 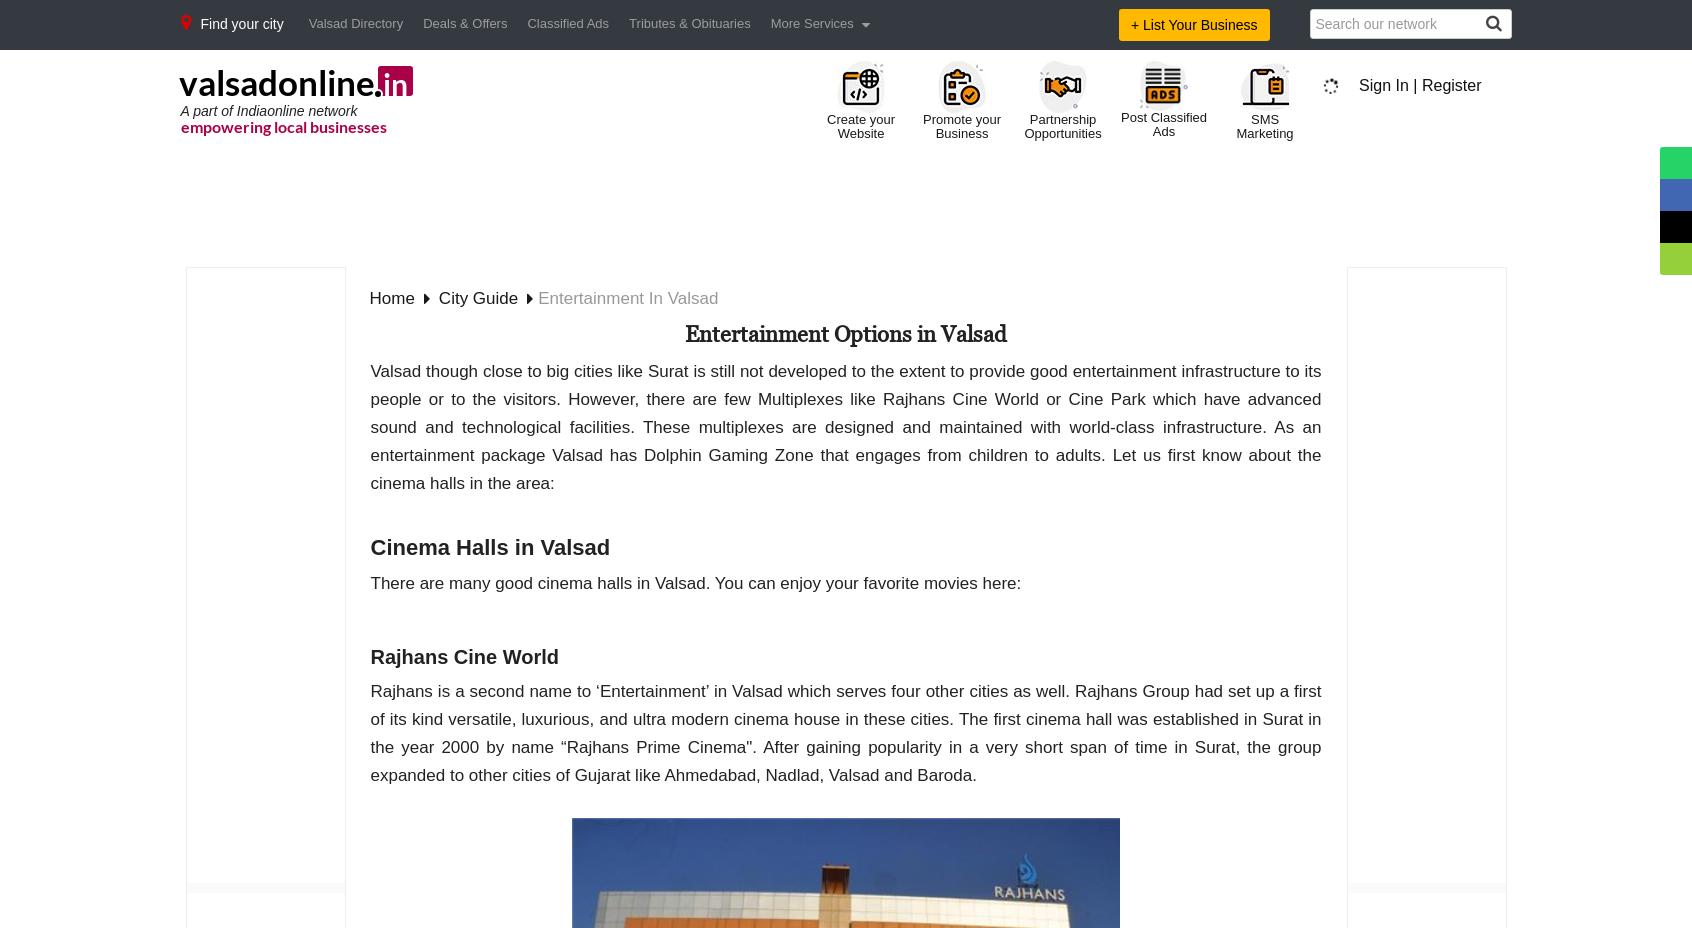 I want to click on '+ List Your Business', so click(x=1129, y=23).